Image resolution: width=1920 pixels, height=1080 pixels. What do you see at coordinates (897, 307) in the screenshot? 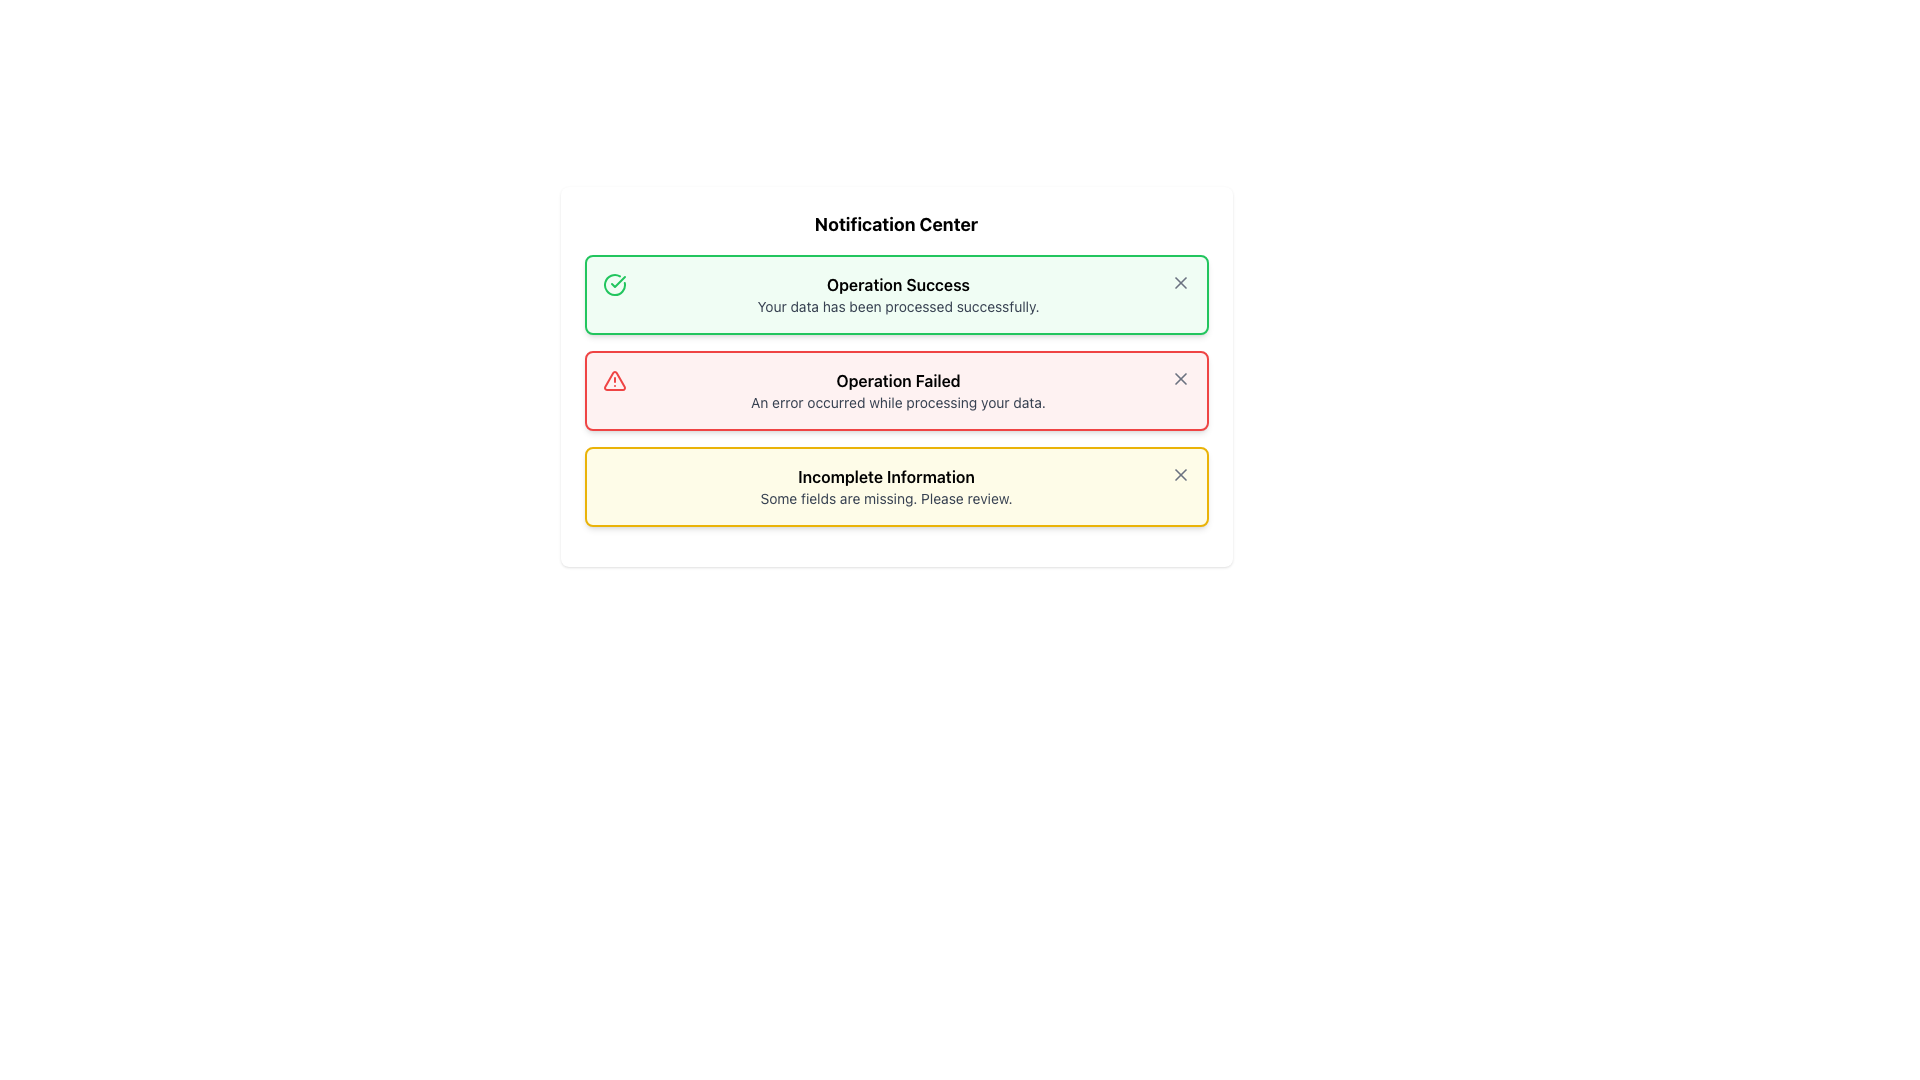
I see `the text label that displays the message 'Your data has been processed successfully.' which is styled in gray and located below the header 'Operation Success'` at bounding box center [897, 307].